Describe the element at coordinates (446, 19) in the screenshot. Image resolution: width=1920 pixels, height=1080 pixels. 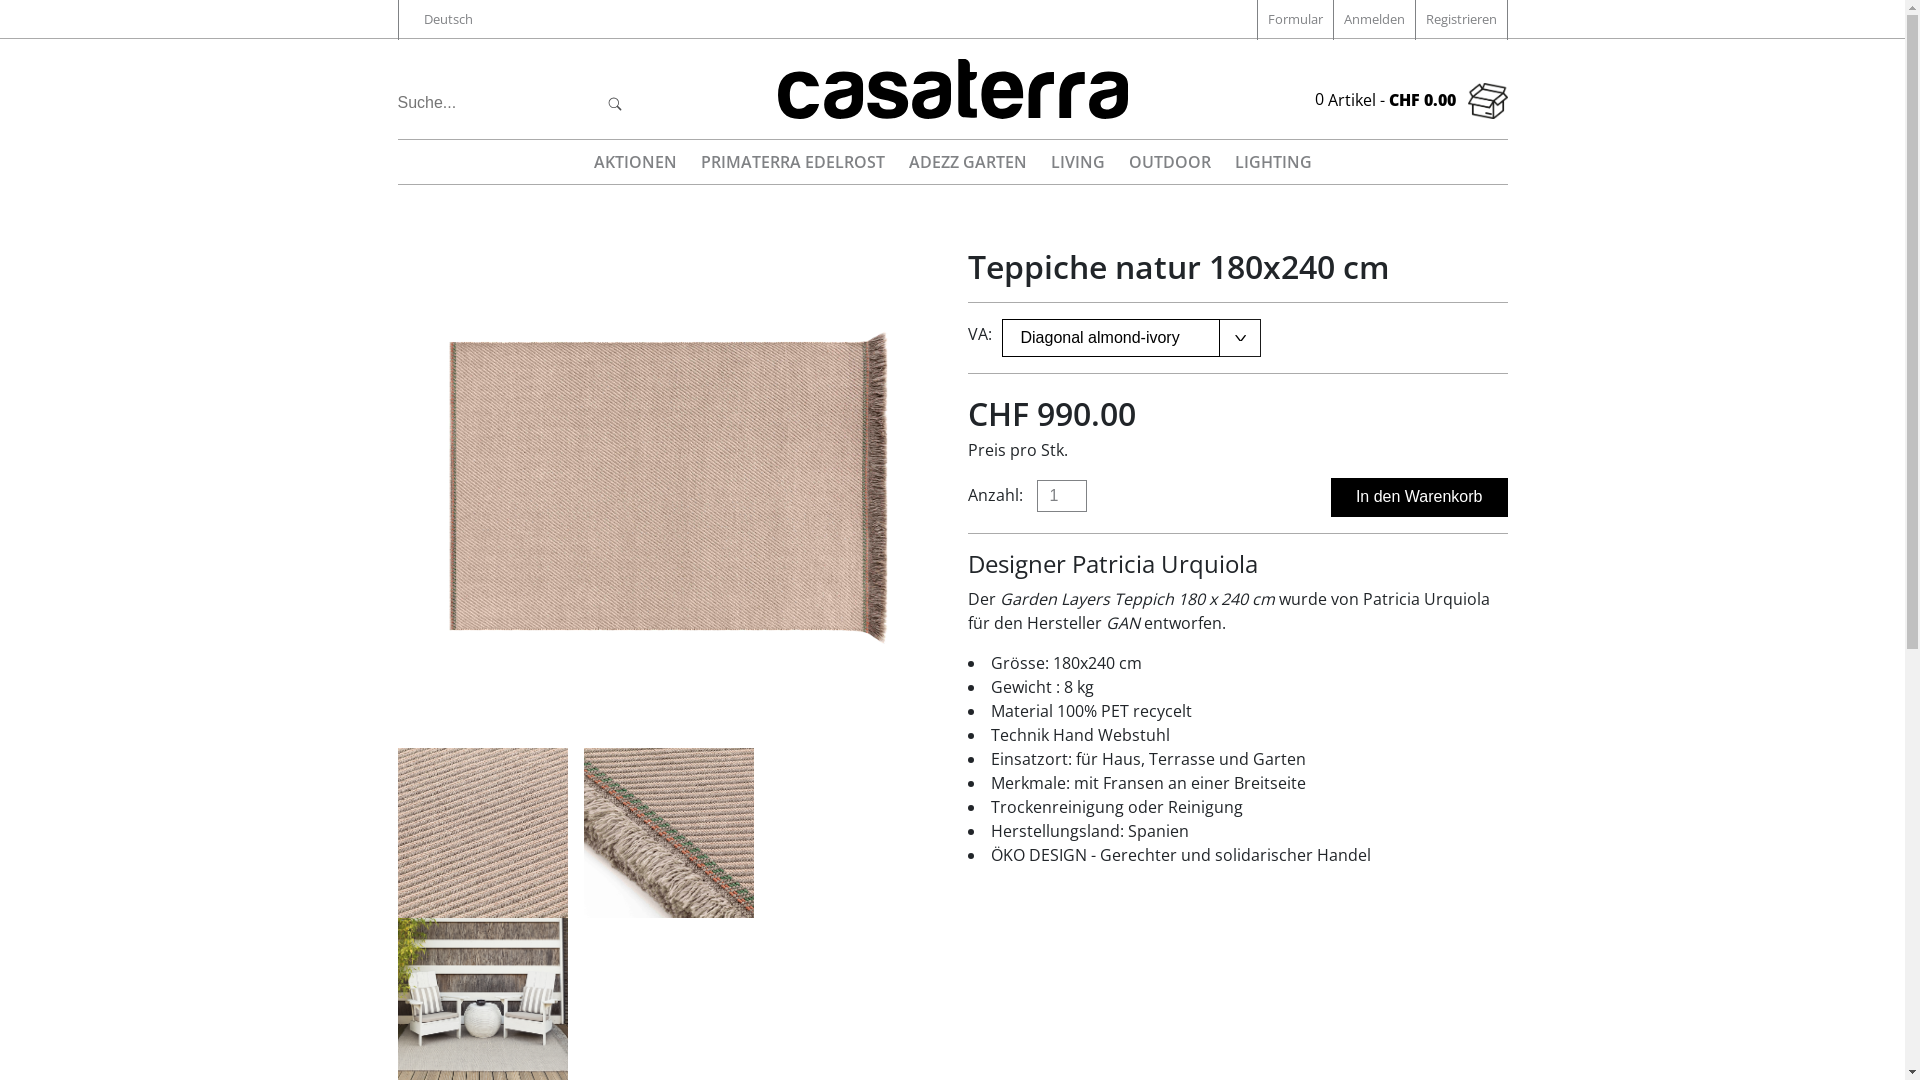
I see `'Deutsch'` at that location.